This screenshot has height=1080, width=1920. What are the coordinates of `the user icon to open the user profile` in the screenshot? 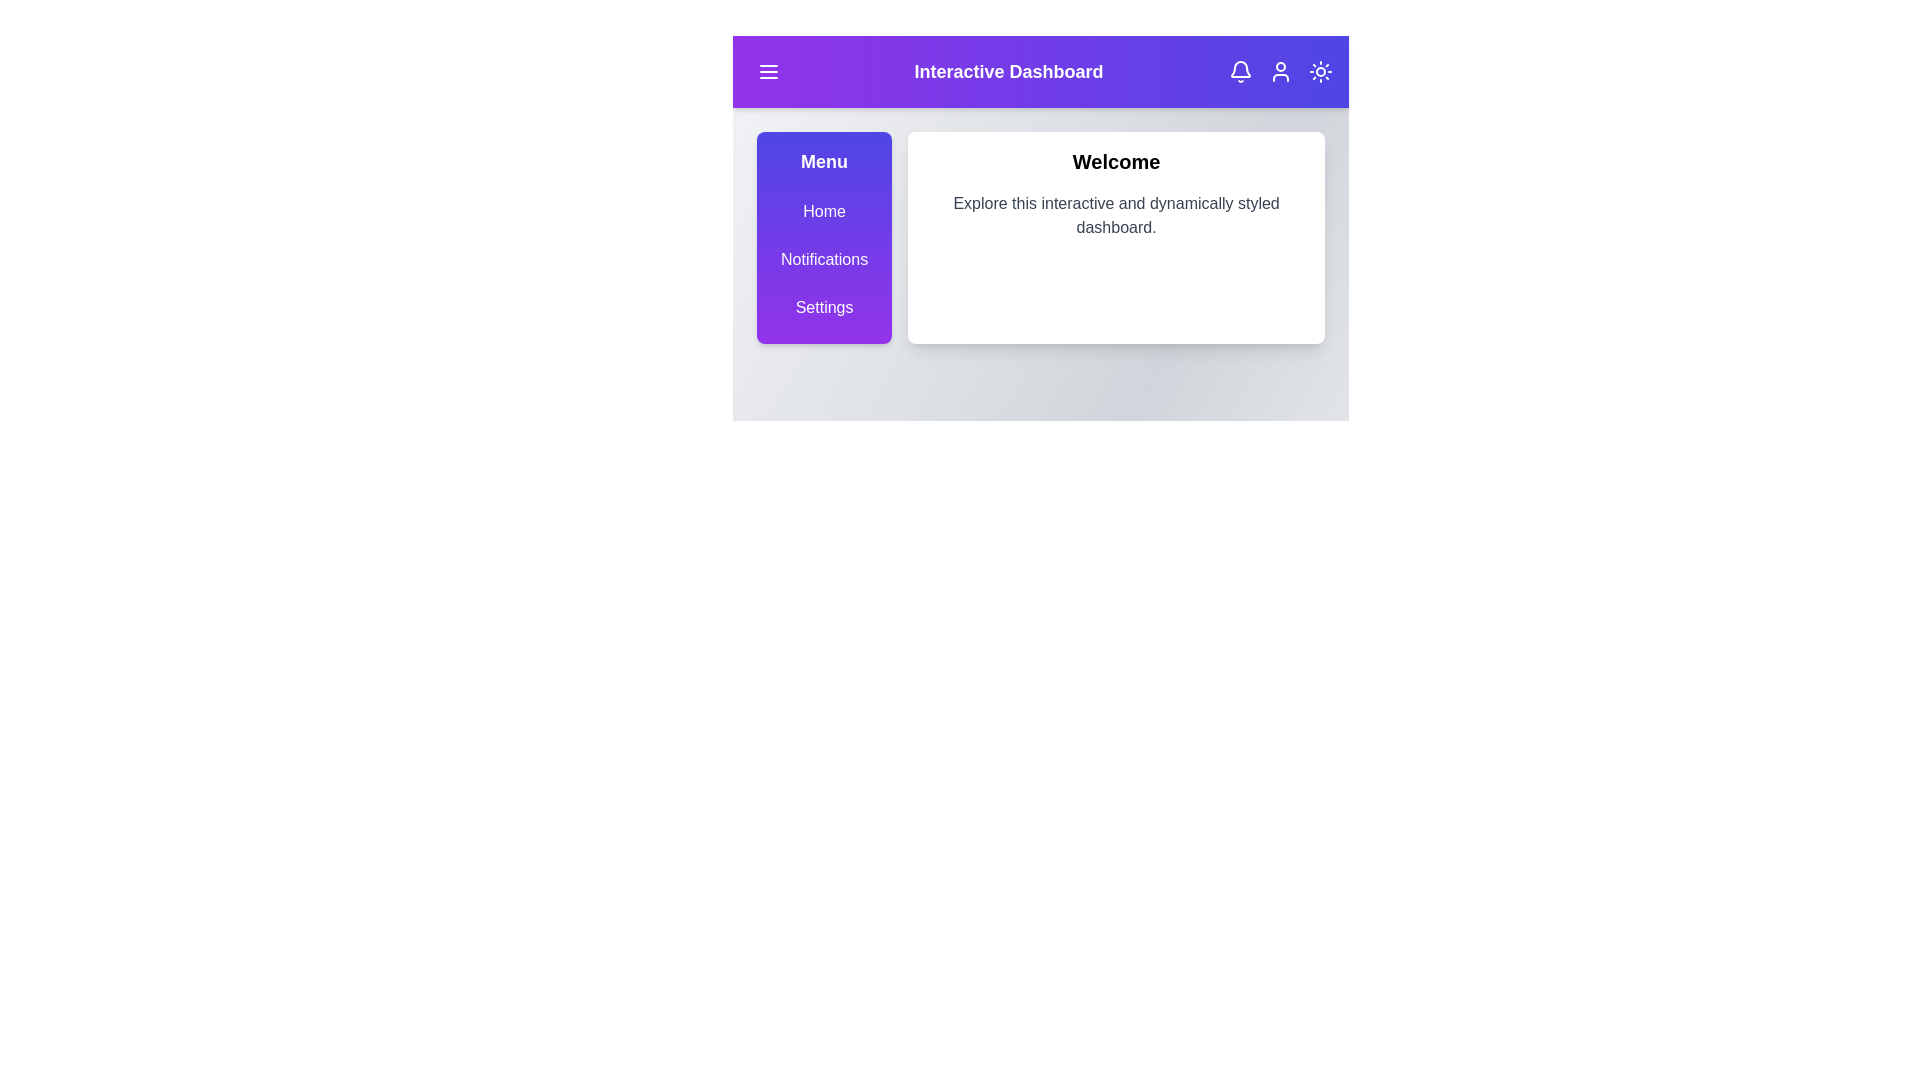 It's located at (1281, 71).